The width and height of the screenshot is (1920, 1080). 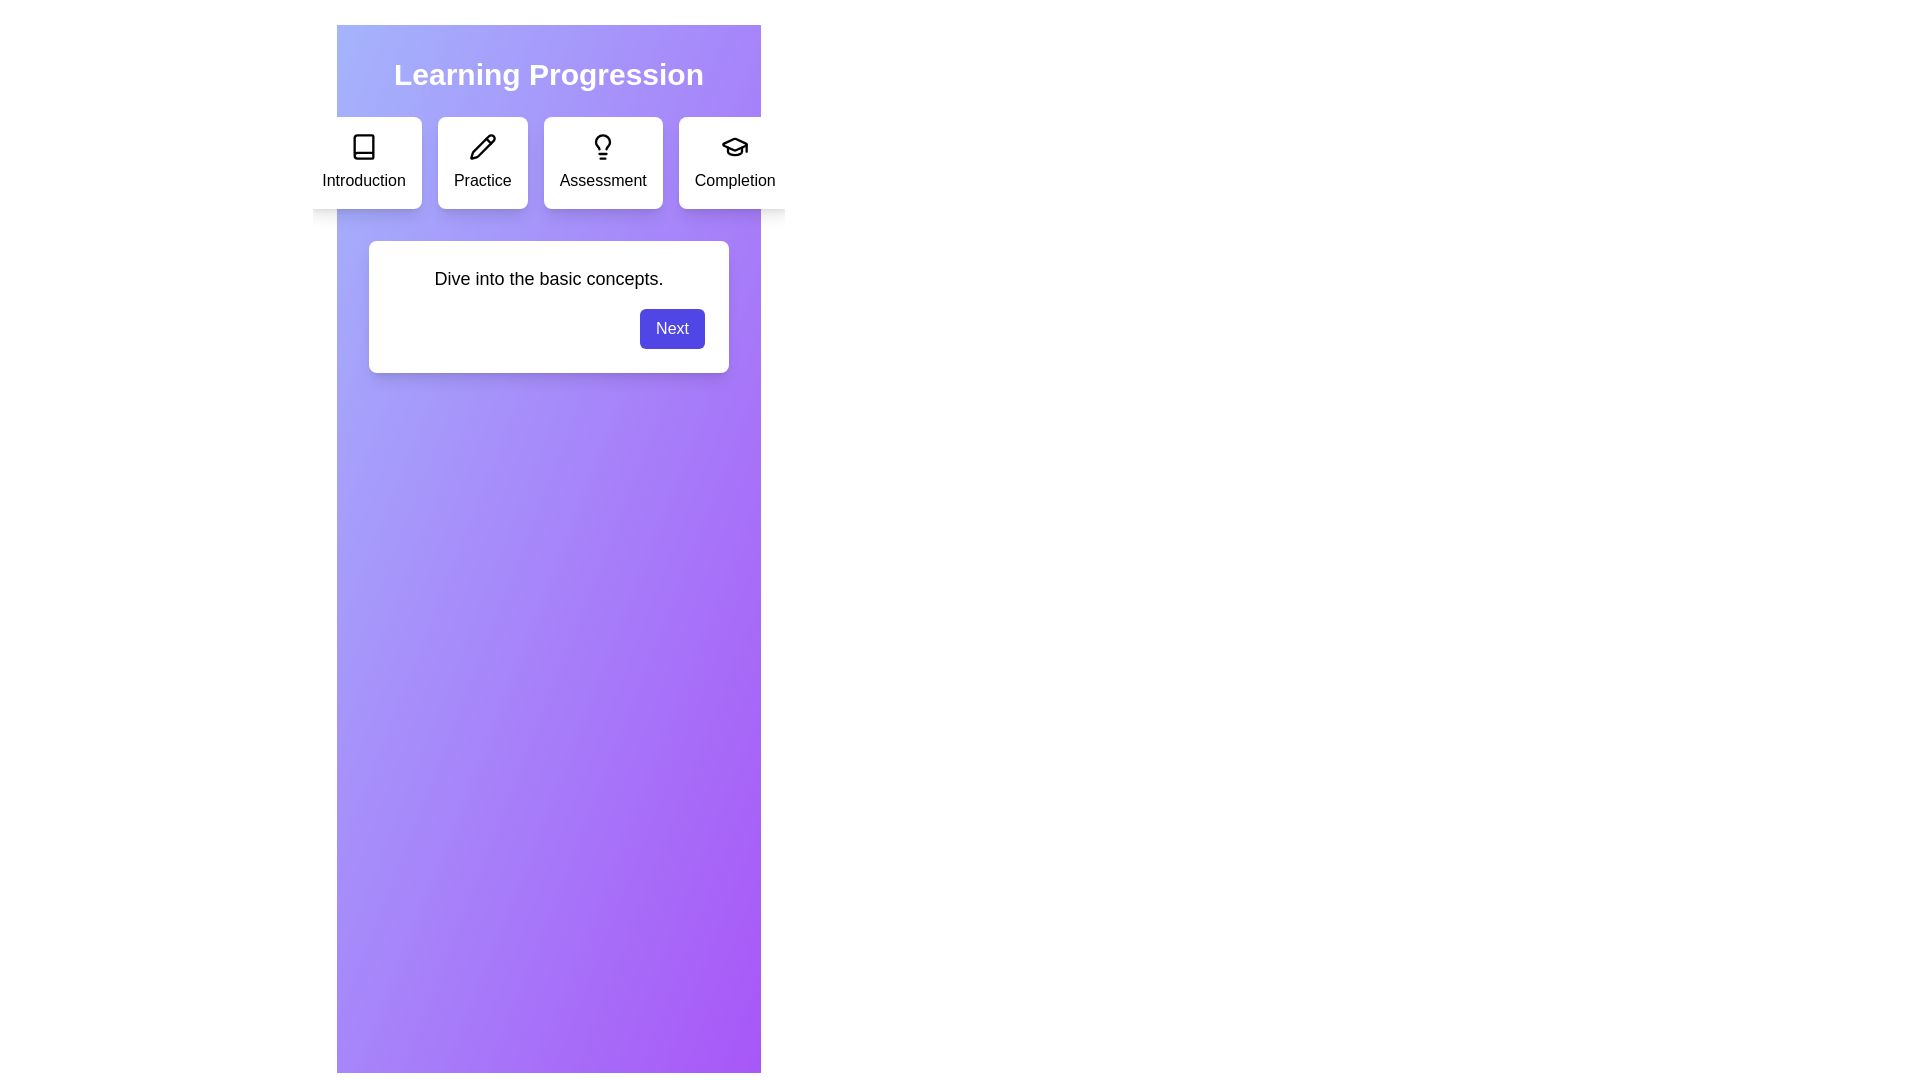 I want to click on the step Assessment in the learning path, so click(x=602, y=161).